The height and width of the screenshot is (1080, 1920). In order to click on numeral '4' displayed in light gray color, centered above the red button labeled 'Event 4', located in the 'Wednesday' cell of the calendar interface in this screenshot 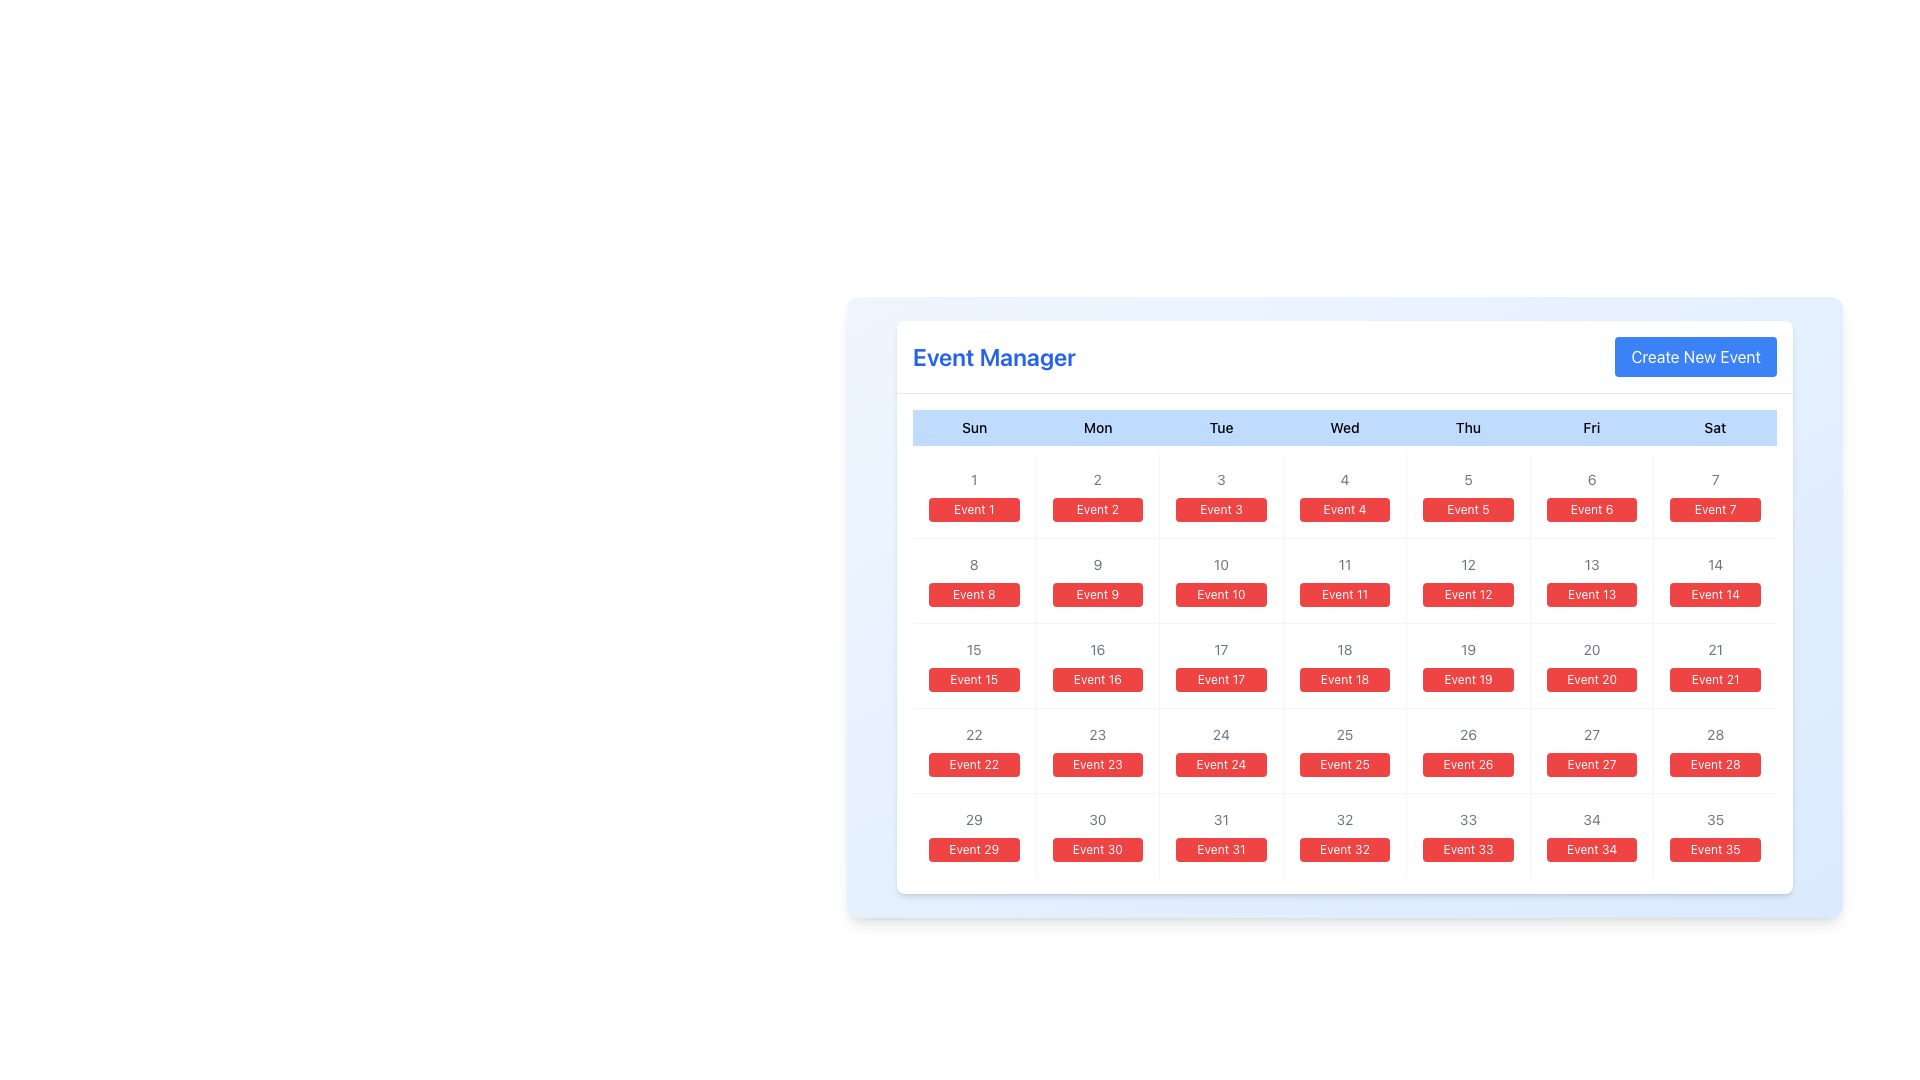, I will do `click(1344, 479)`.